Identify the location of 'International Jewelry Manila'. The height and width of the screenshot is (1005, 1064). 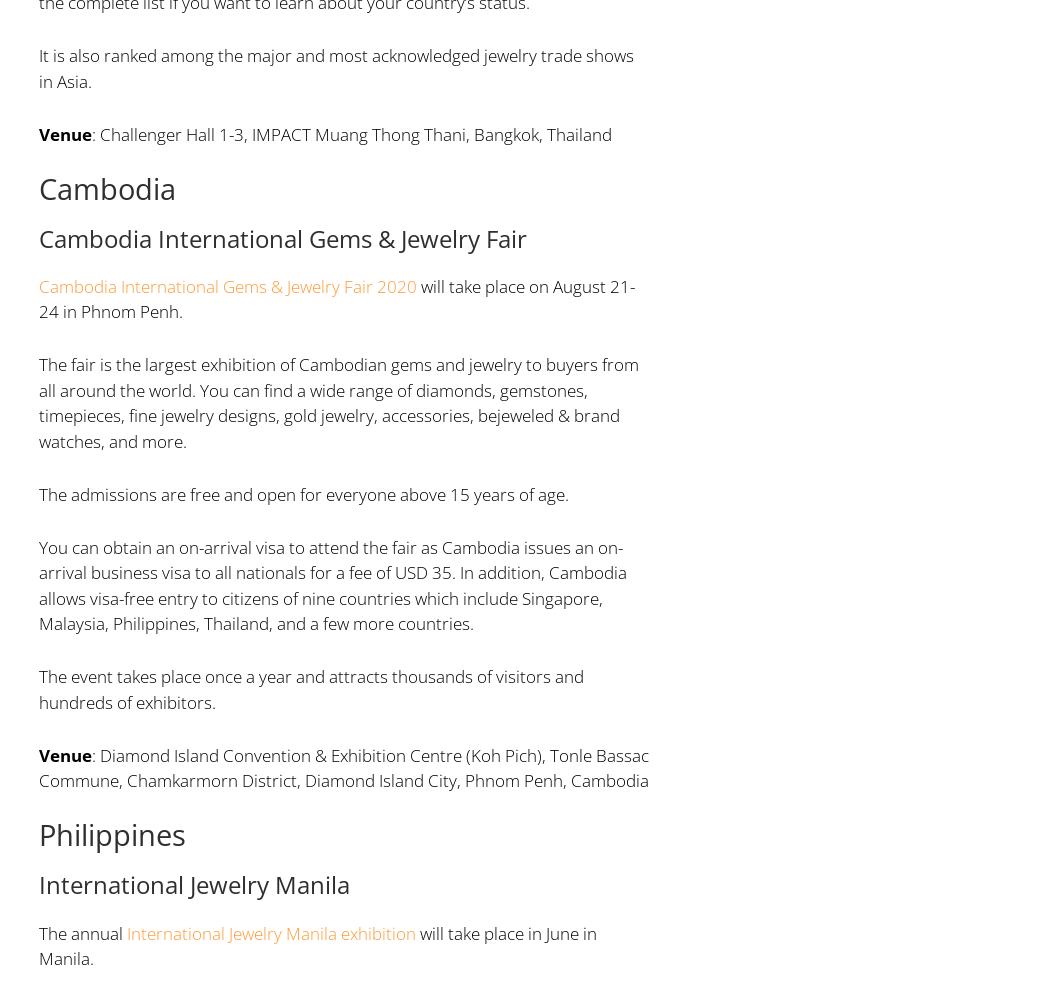
(193, 884).